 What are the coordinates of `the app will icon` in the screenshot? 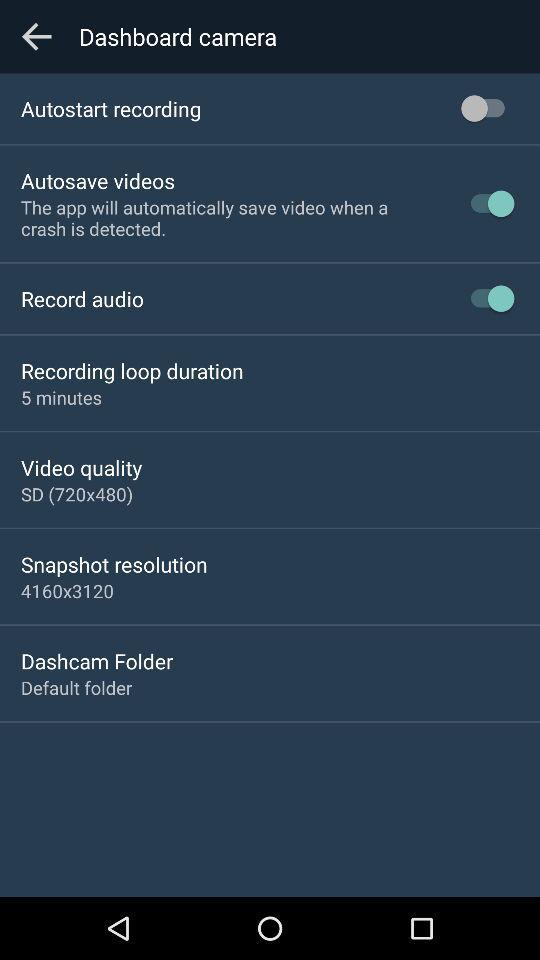 It's located at (227, 218).